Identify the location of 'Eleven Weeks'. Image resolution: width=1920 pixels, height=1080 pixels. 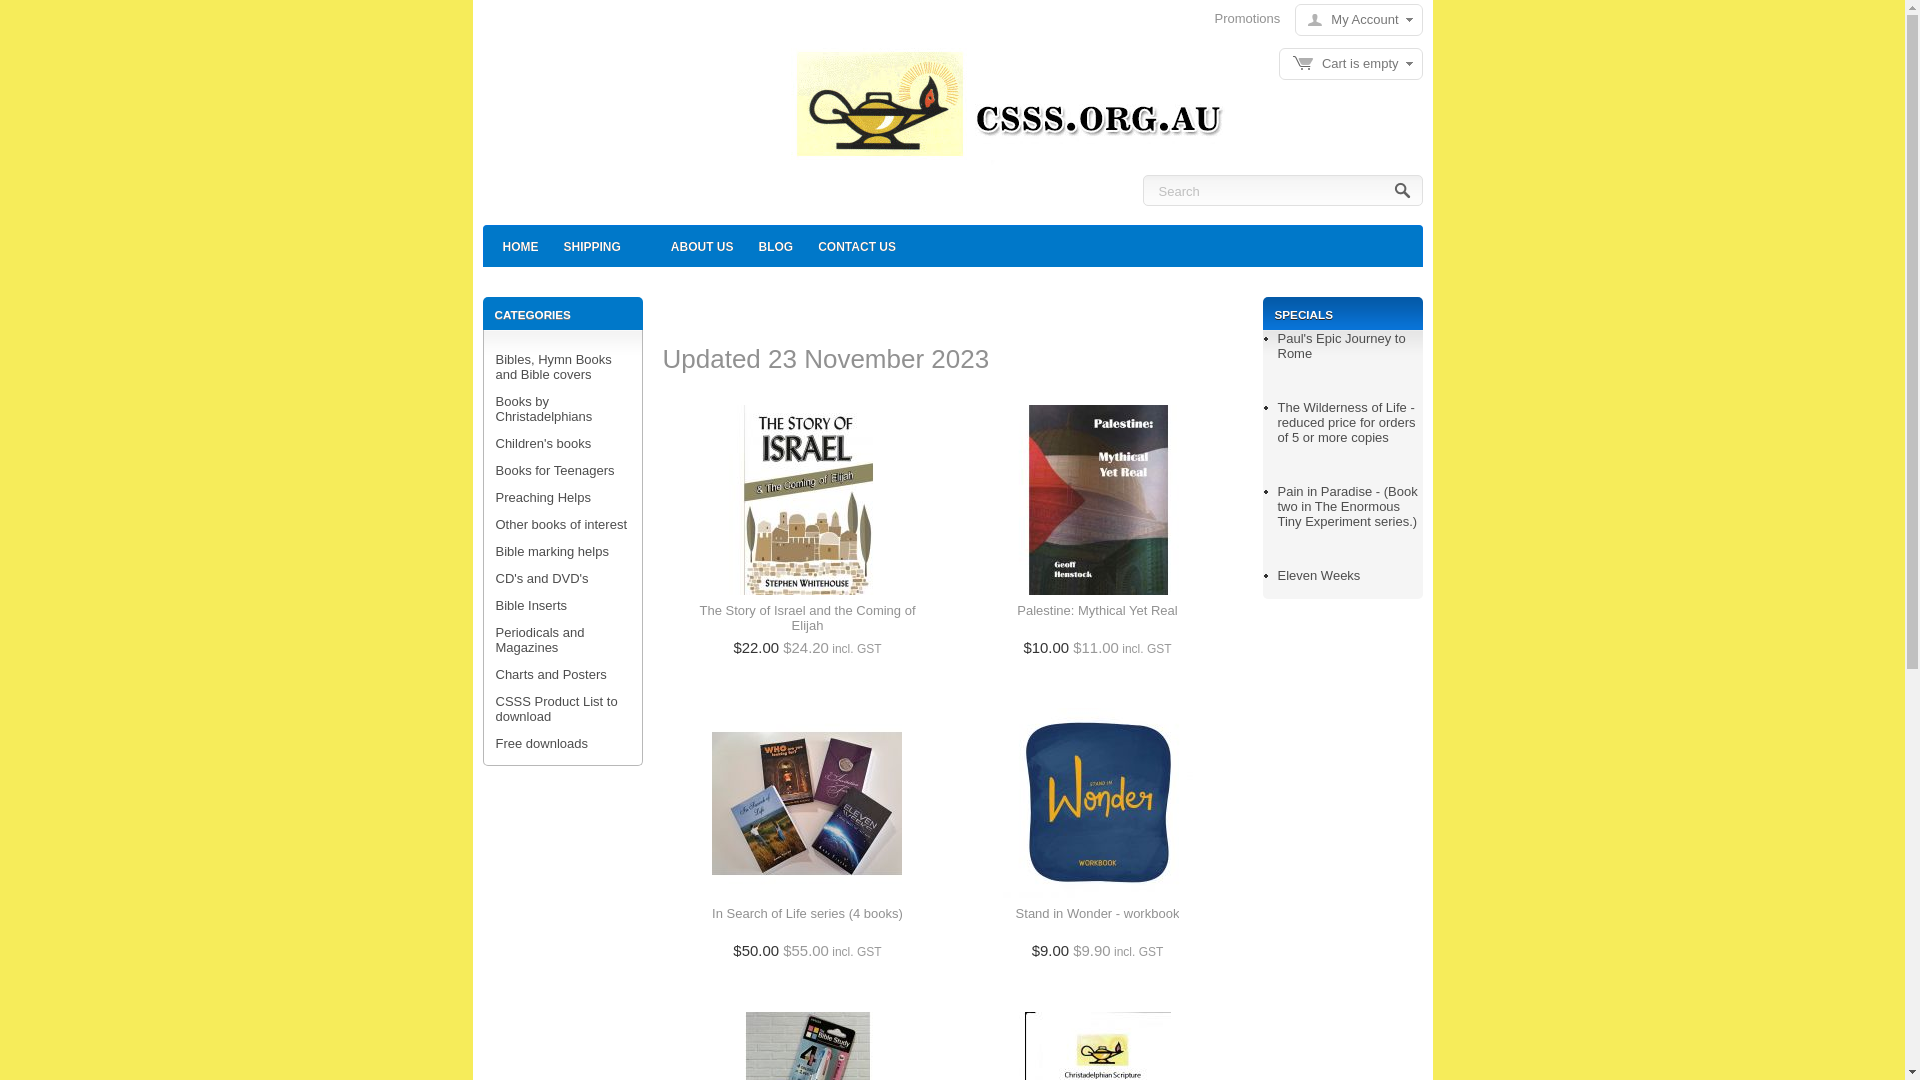
(1319, 575).